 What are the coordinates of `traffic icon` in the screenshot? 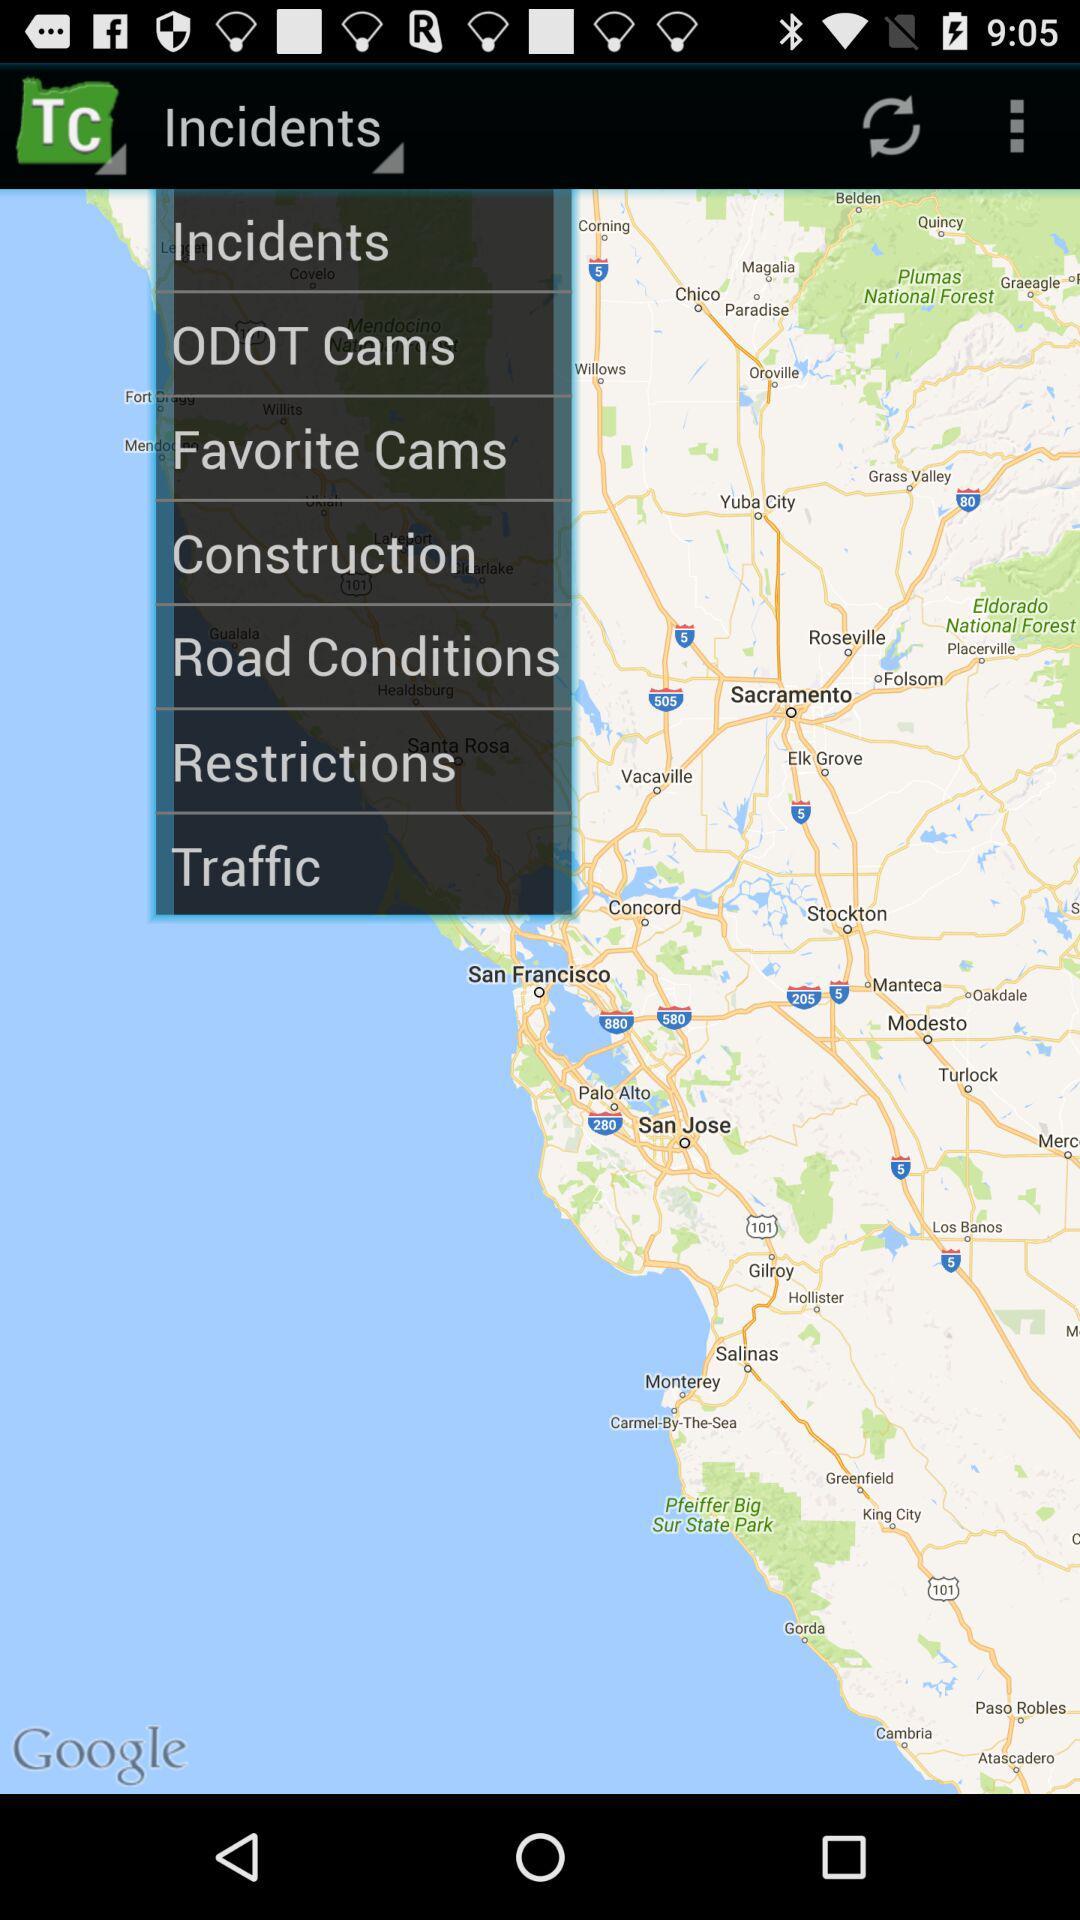 It's located at (363, 865).